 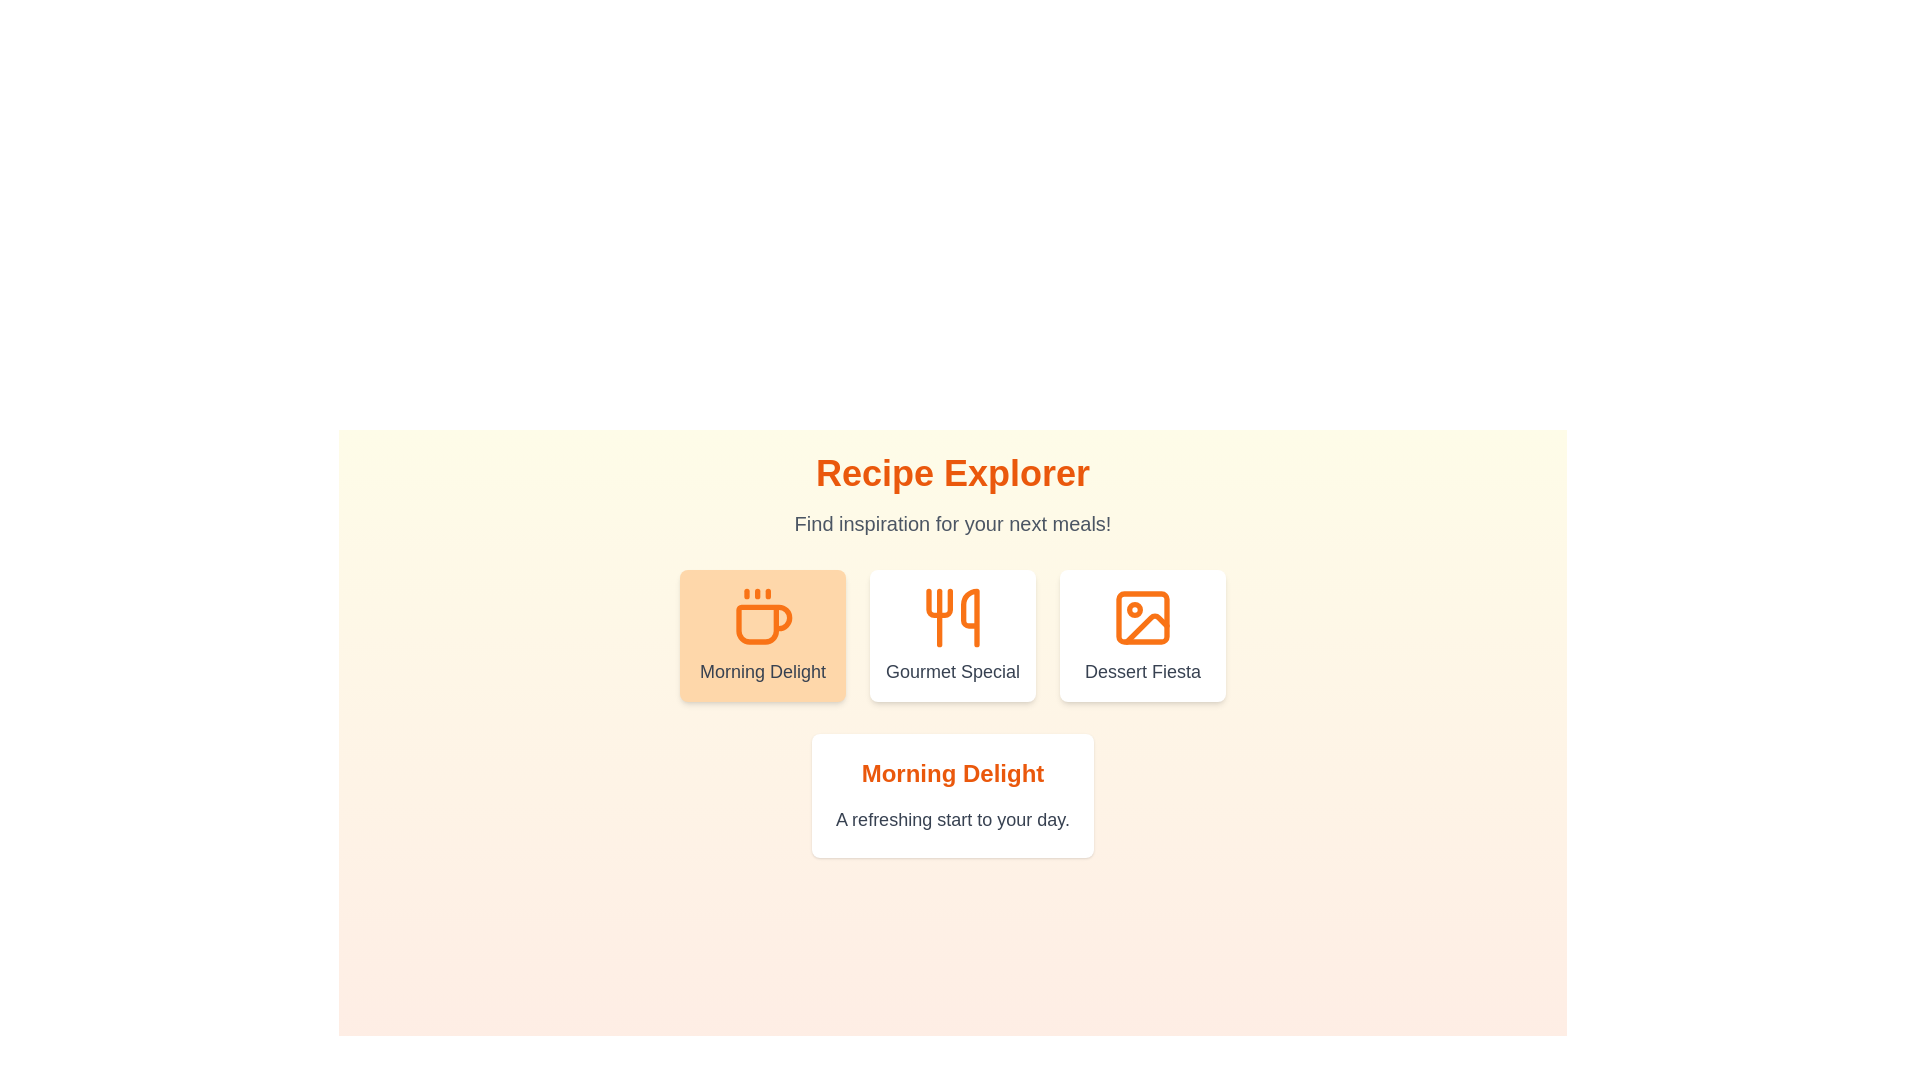 What do you see at coordinates (970, 616) in the screenshot?
I see `the third icon in the 'Gourmet Special' selection, which is a curved red-orange vector graphic resembling a knife or utensil segment` at bounding box center [970, 616].